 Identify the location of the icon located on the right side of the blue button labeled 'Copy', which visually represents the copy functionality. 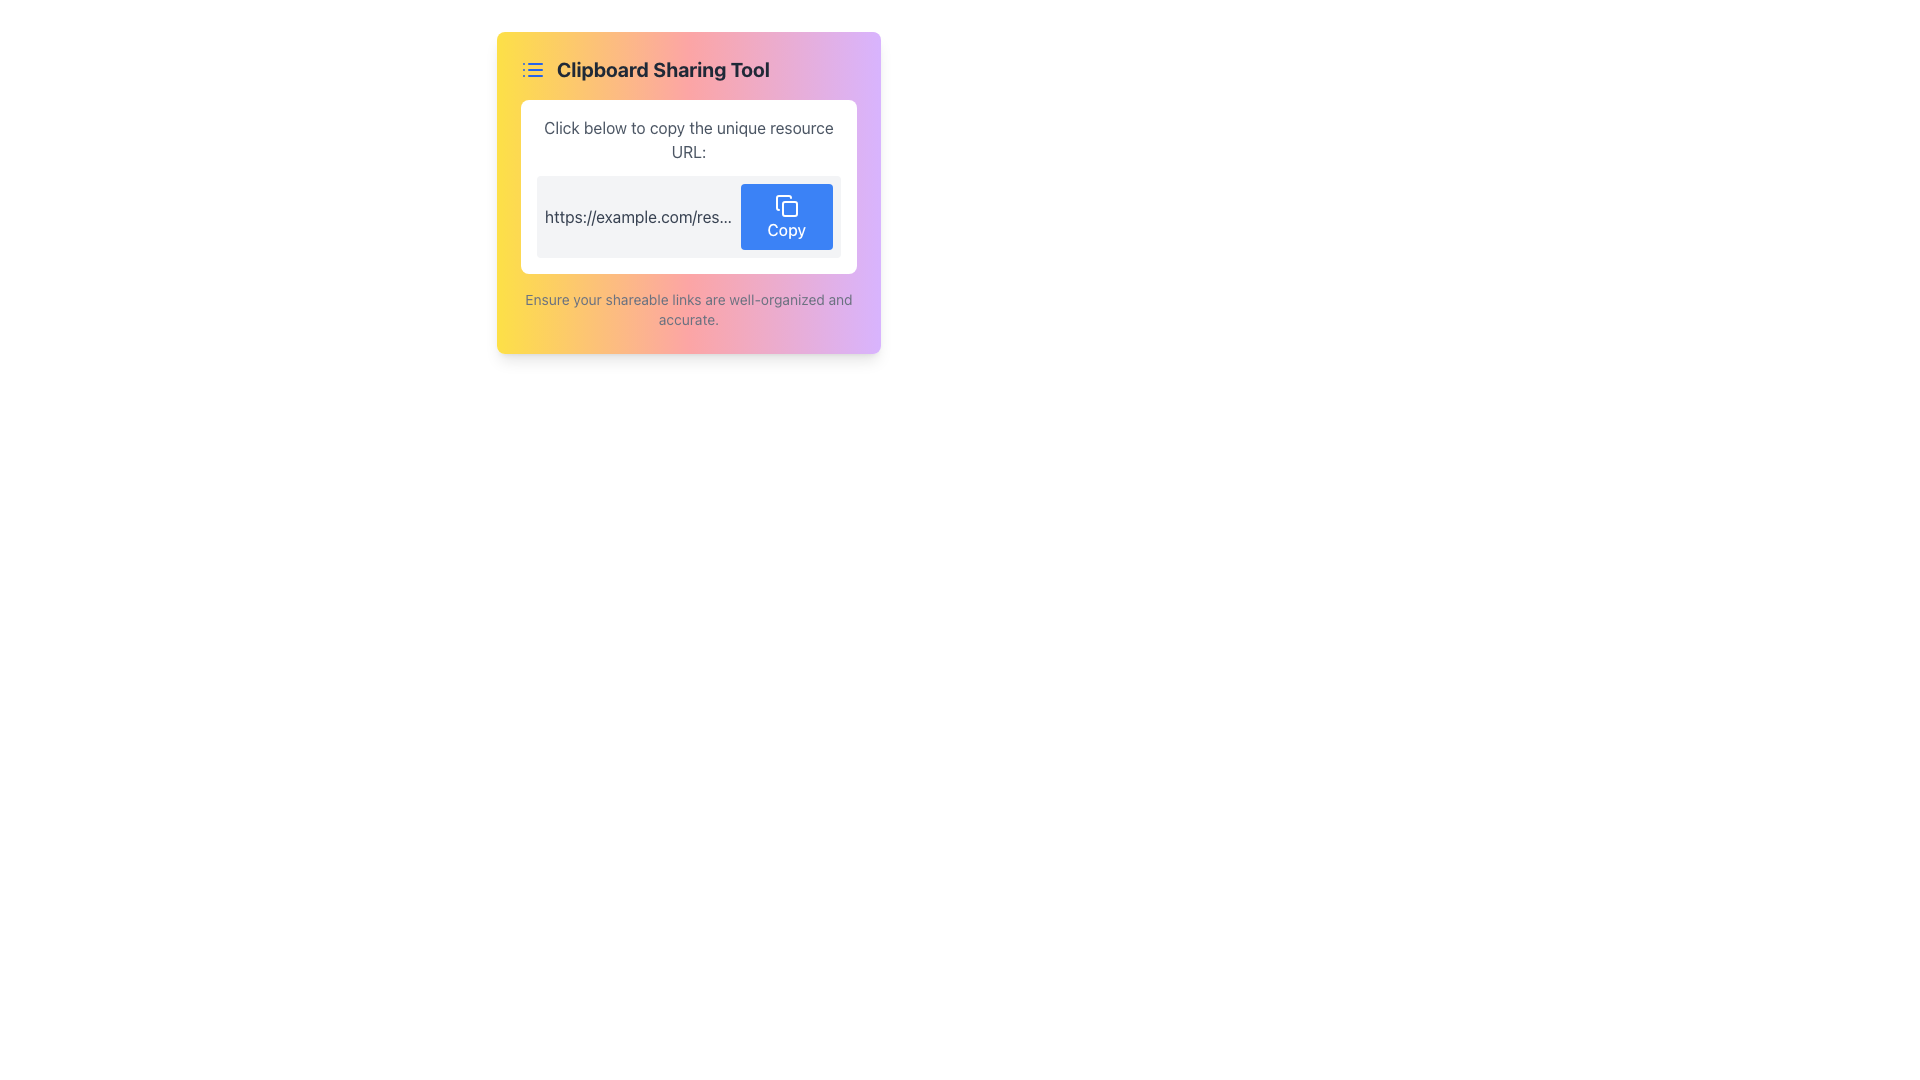
(785, 205).